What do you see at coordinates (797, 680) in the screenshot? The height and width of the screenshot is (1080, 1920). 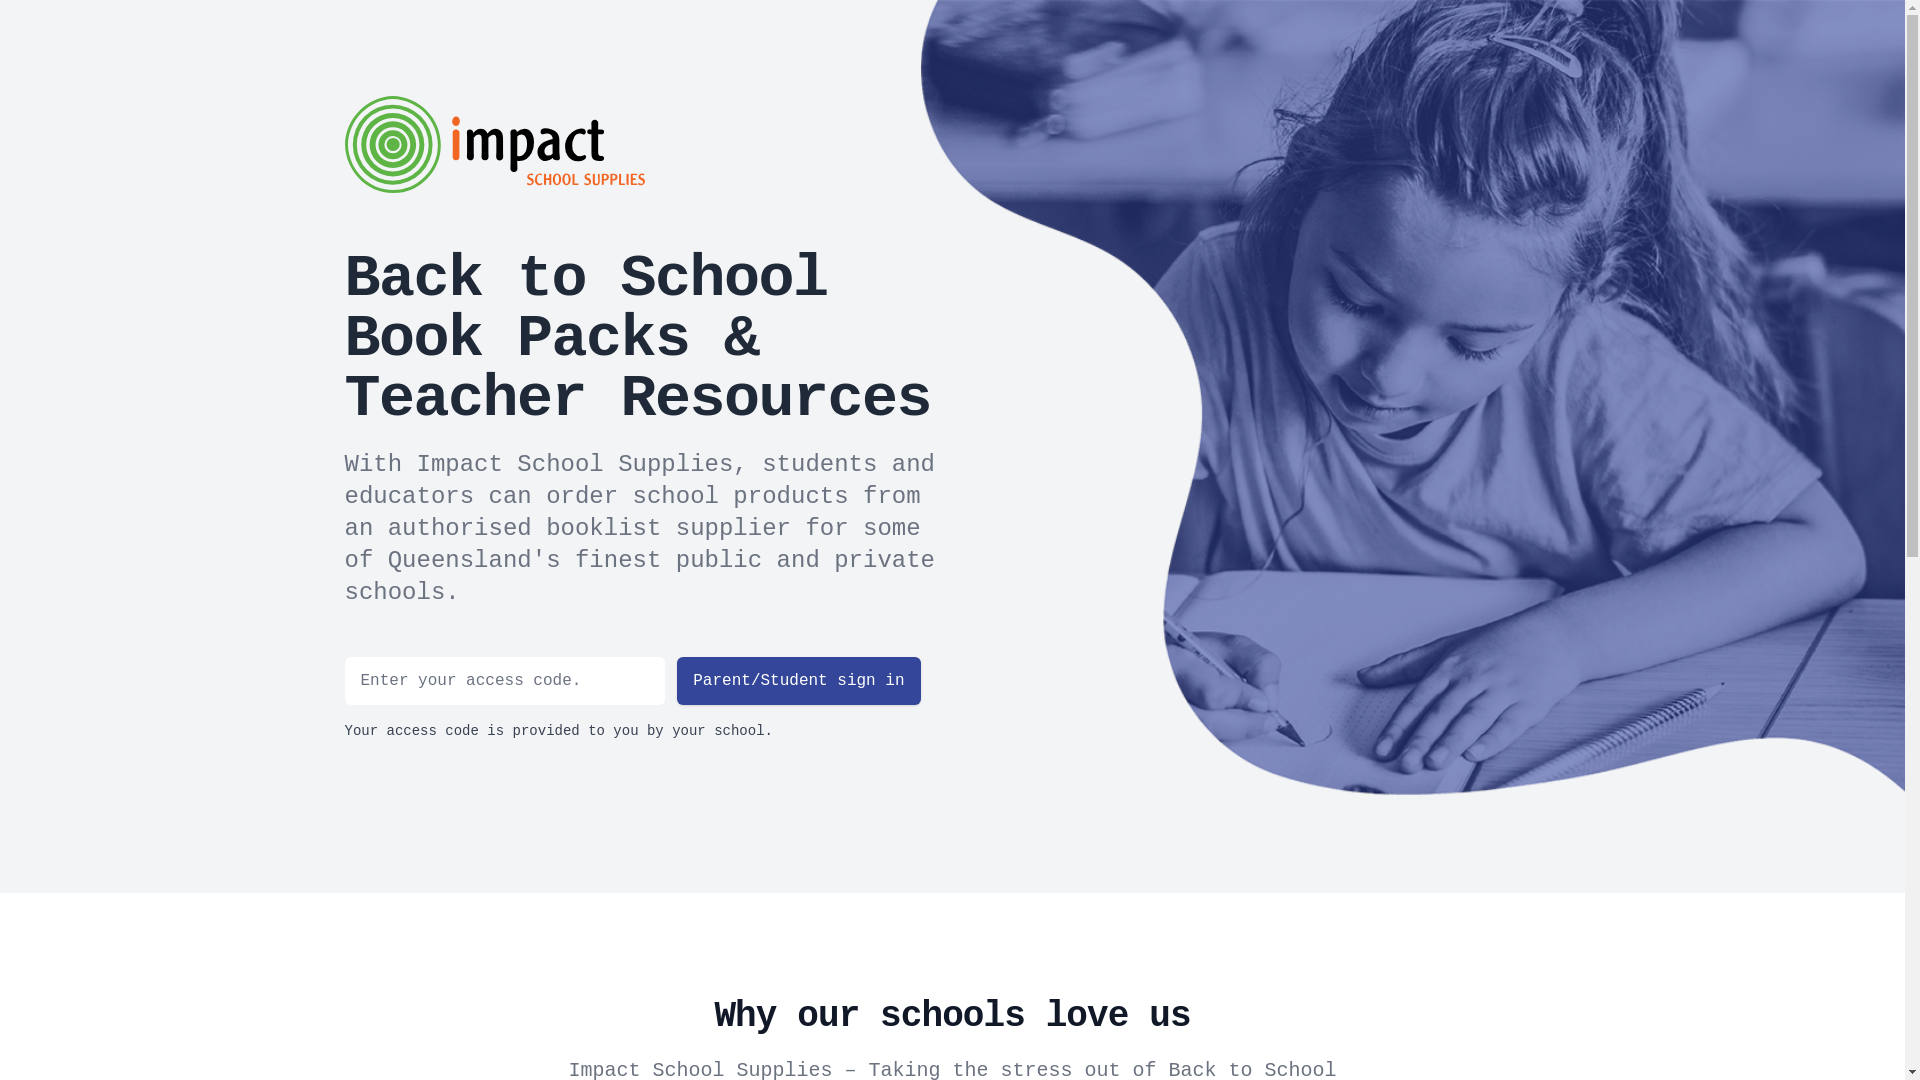 I see `'Parent/Student sign in'` at bounding box center [797, 680].